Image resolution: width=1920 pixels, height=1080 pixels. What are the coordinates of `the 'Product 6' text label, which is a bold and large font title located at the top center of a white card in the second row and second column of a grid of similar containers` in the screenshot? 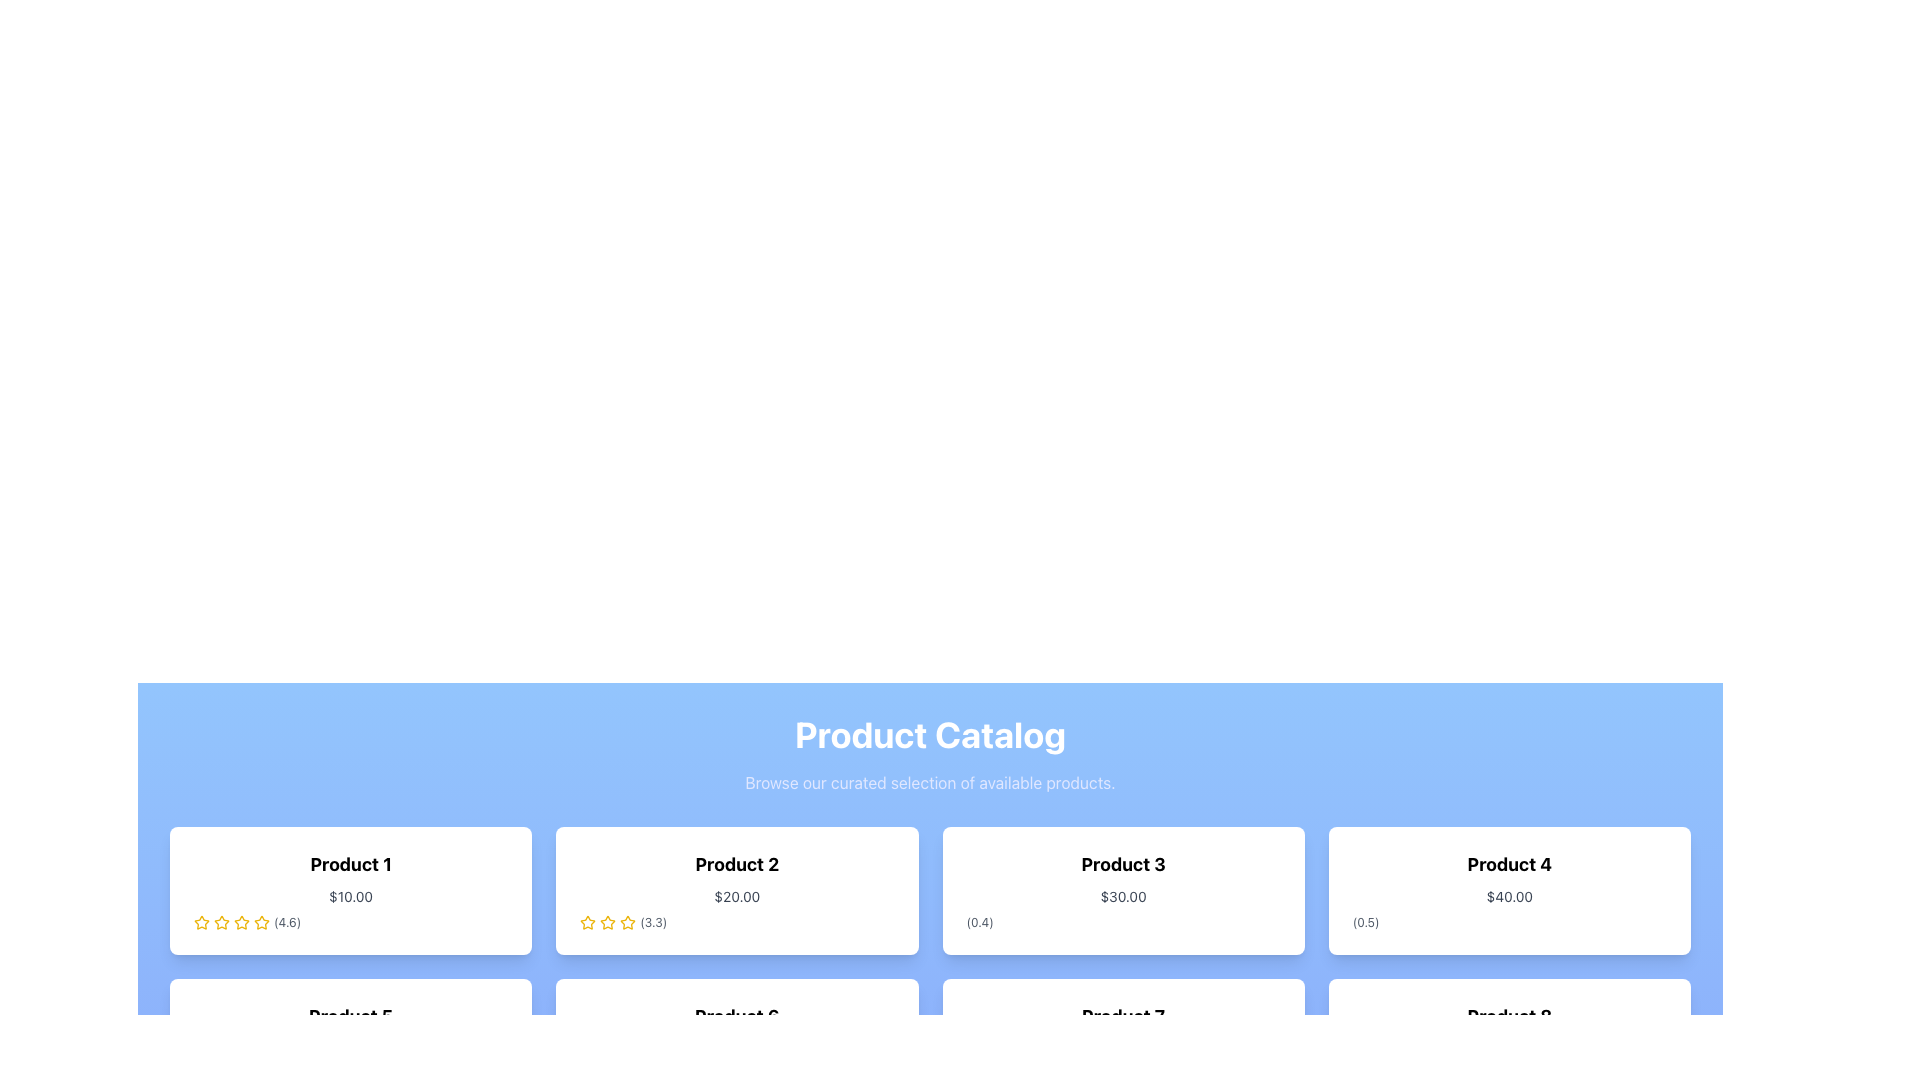 It's located at (736, 1017).